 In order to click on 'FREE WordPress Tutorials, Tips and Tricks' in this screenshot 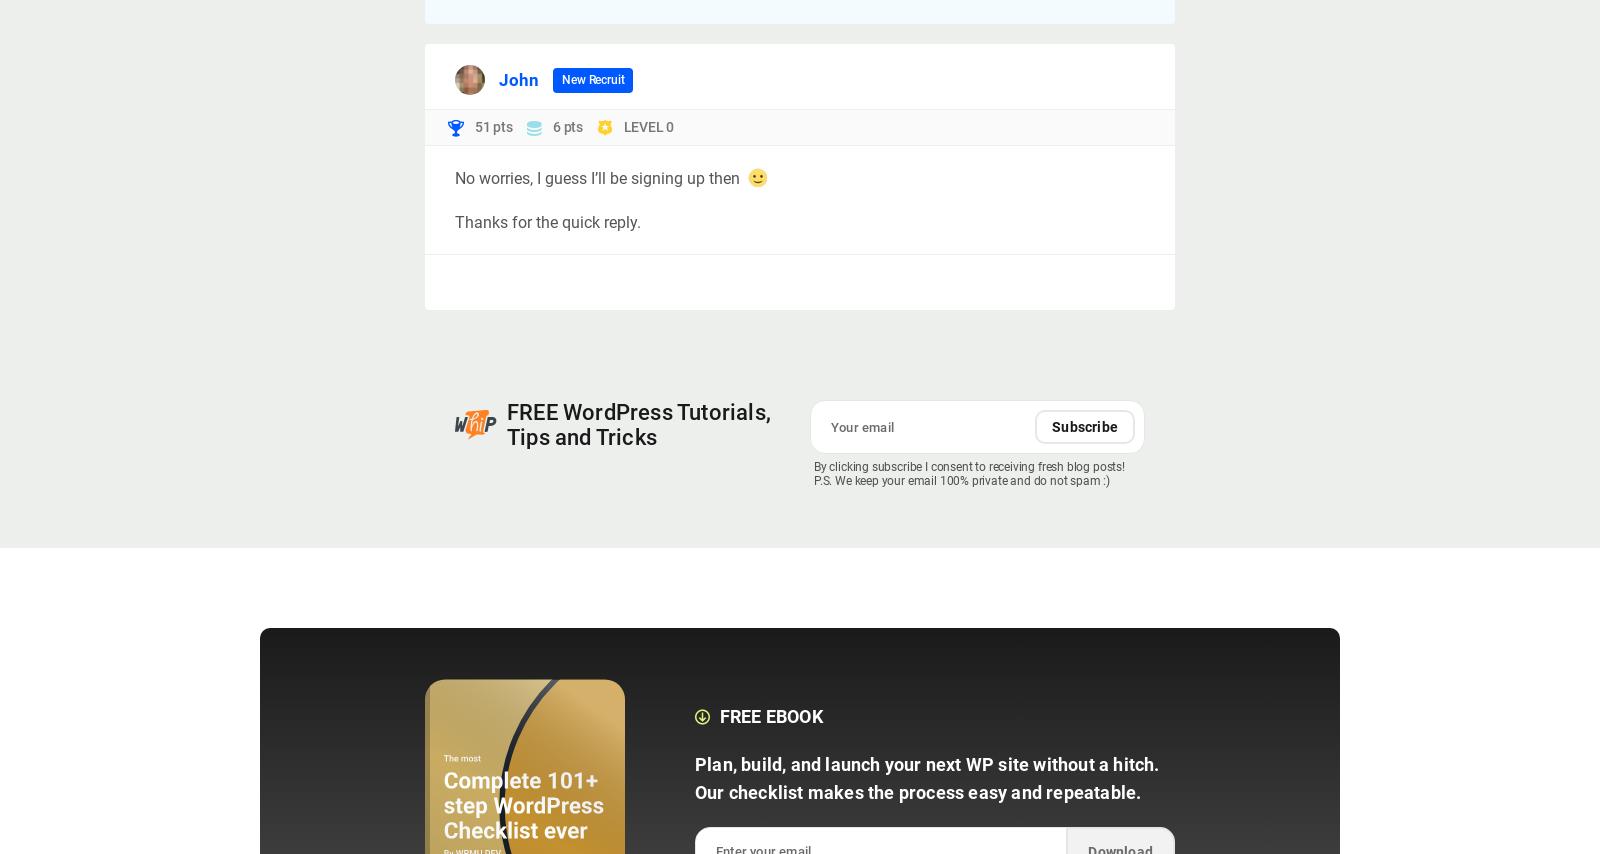, I will do `click(639, 425)`.